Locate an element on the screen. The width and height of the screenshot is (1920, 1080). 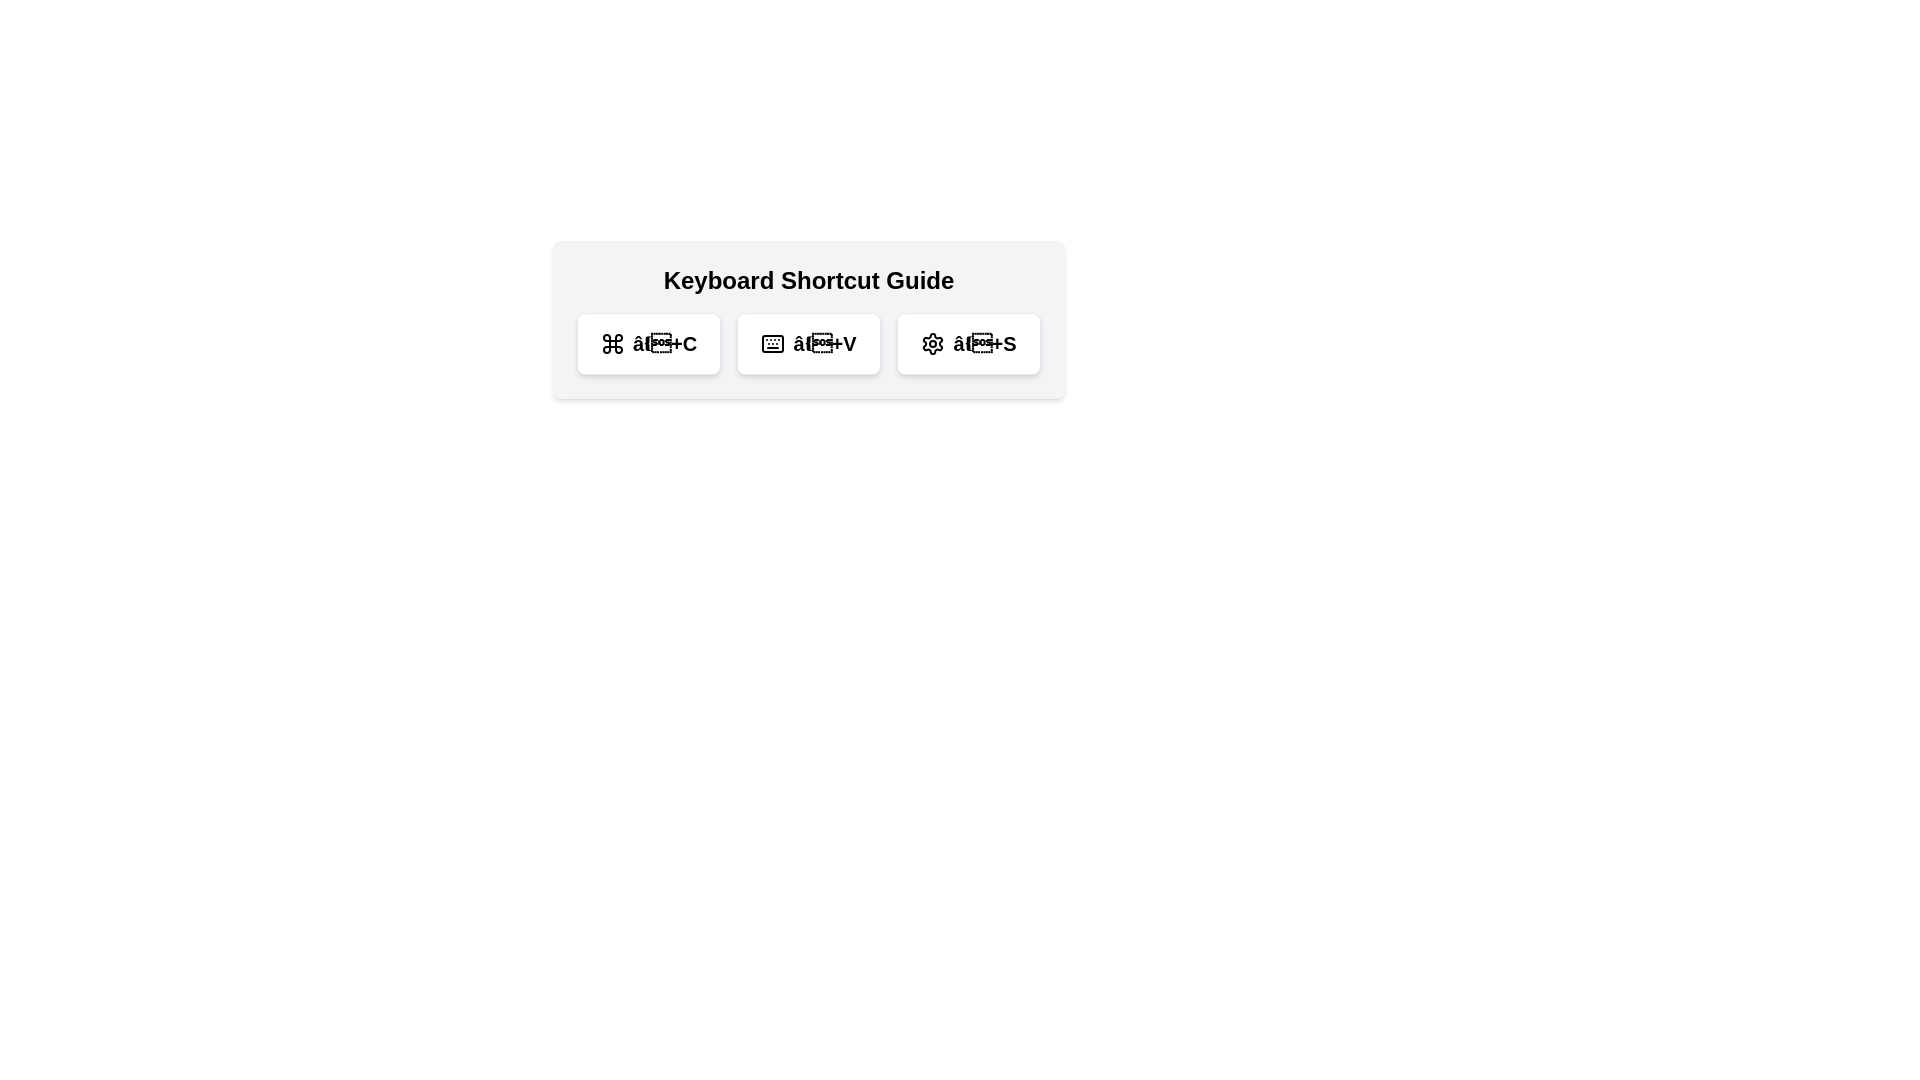
the text label indicating the keyboard shortcut '⌘+S' to utilize its related functionality for saving is located at coordinates (969, 342).